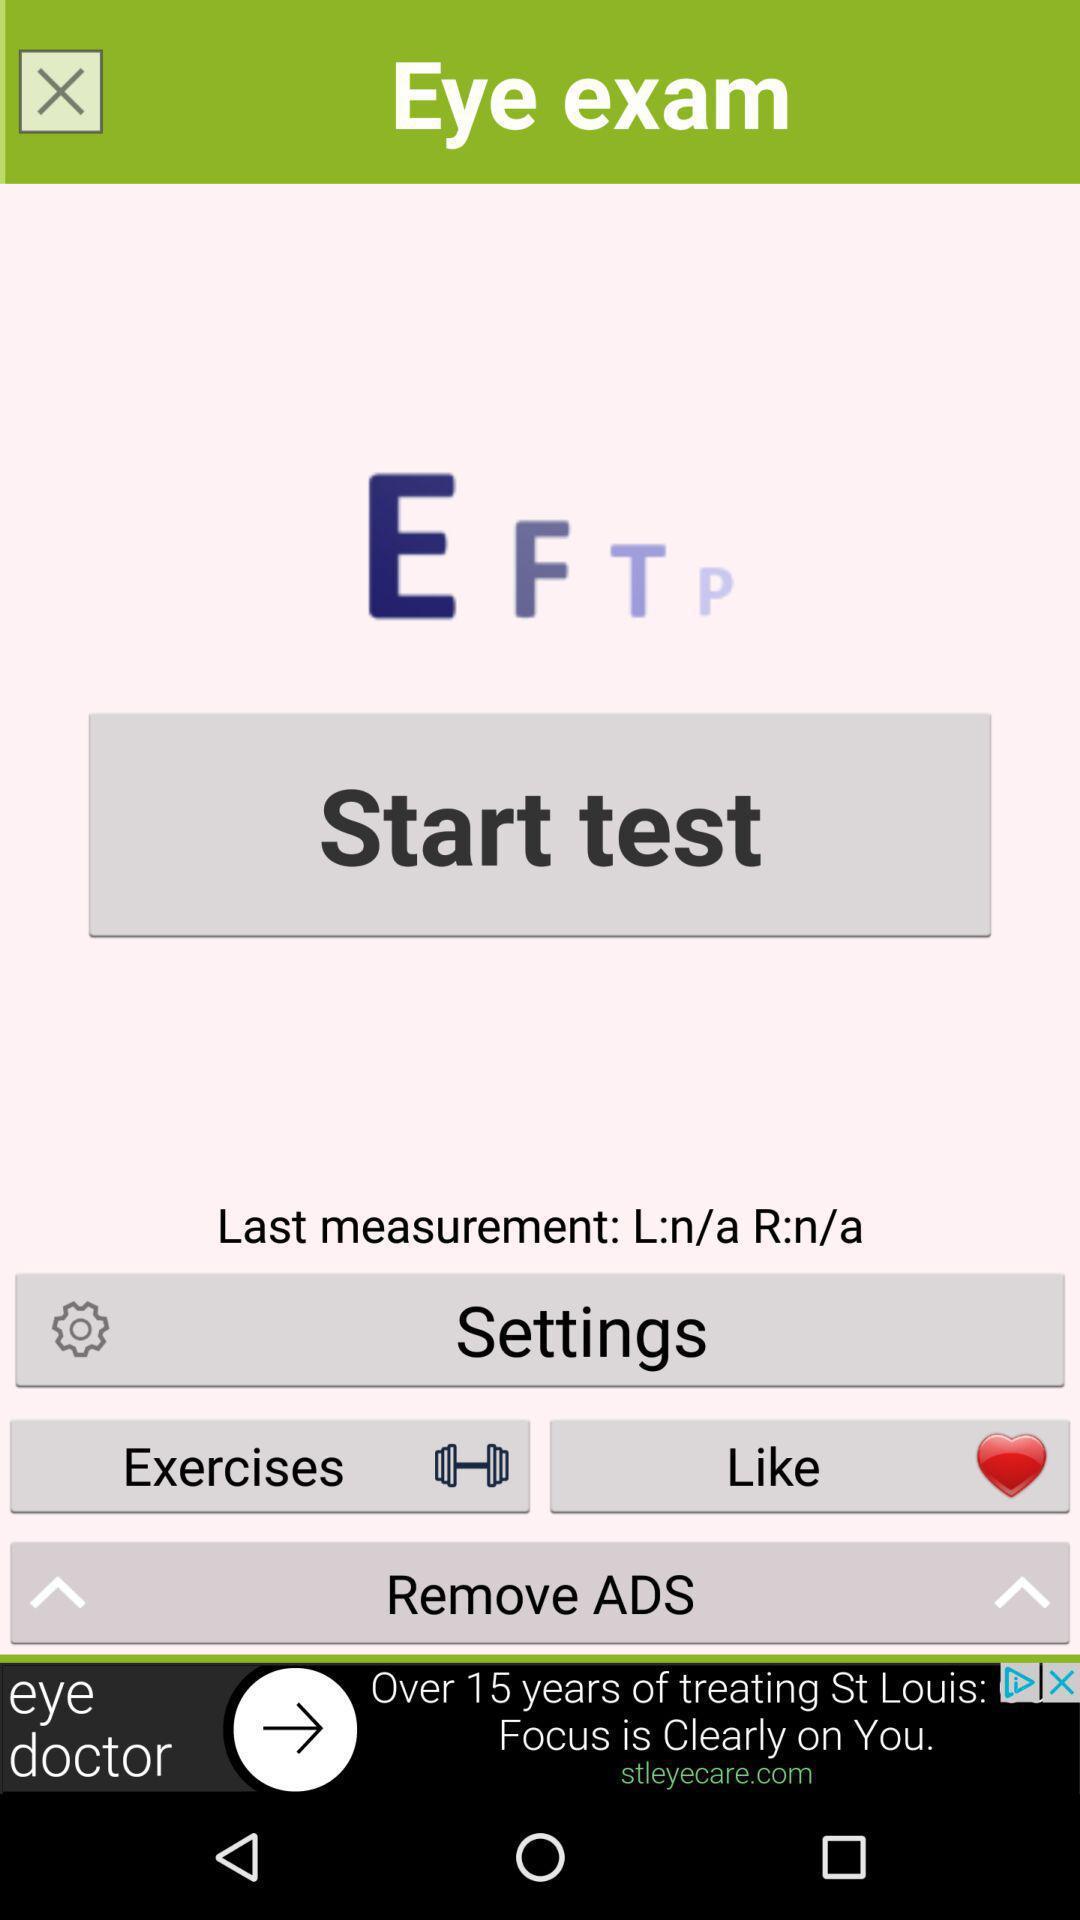 The image size is (1080, 1920). Describe the element at coordinates (59, 90) in the screenshot. I see `the page` at that location.